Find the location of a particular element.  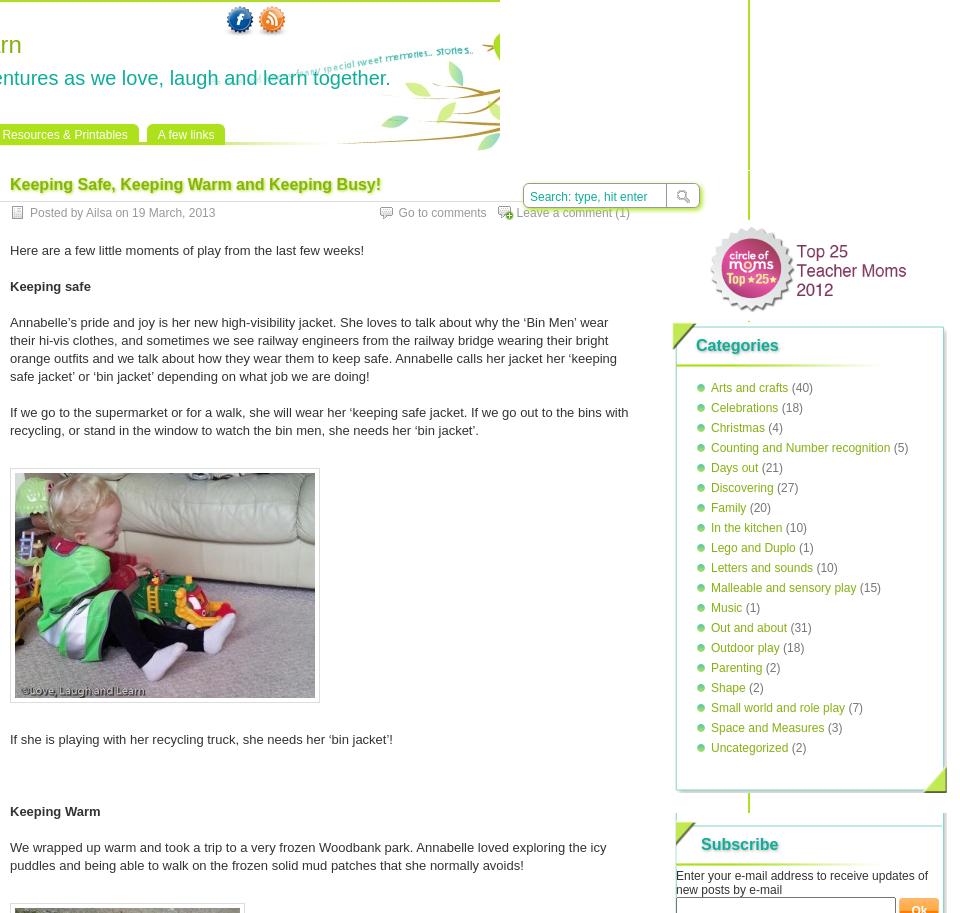

'Go to comments' is located at coordinates (441, 212).